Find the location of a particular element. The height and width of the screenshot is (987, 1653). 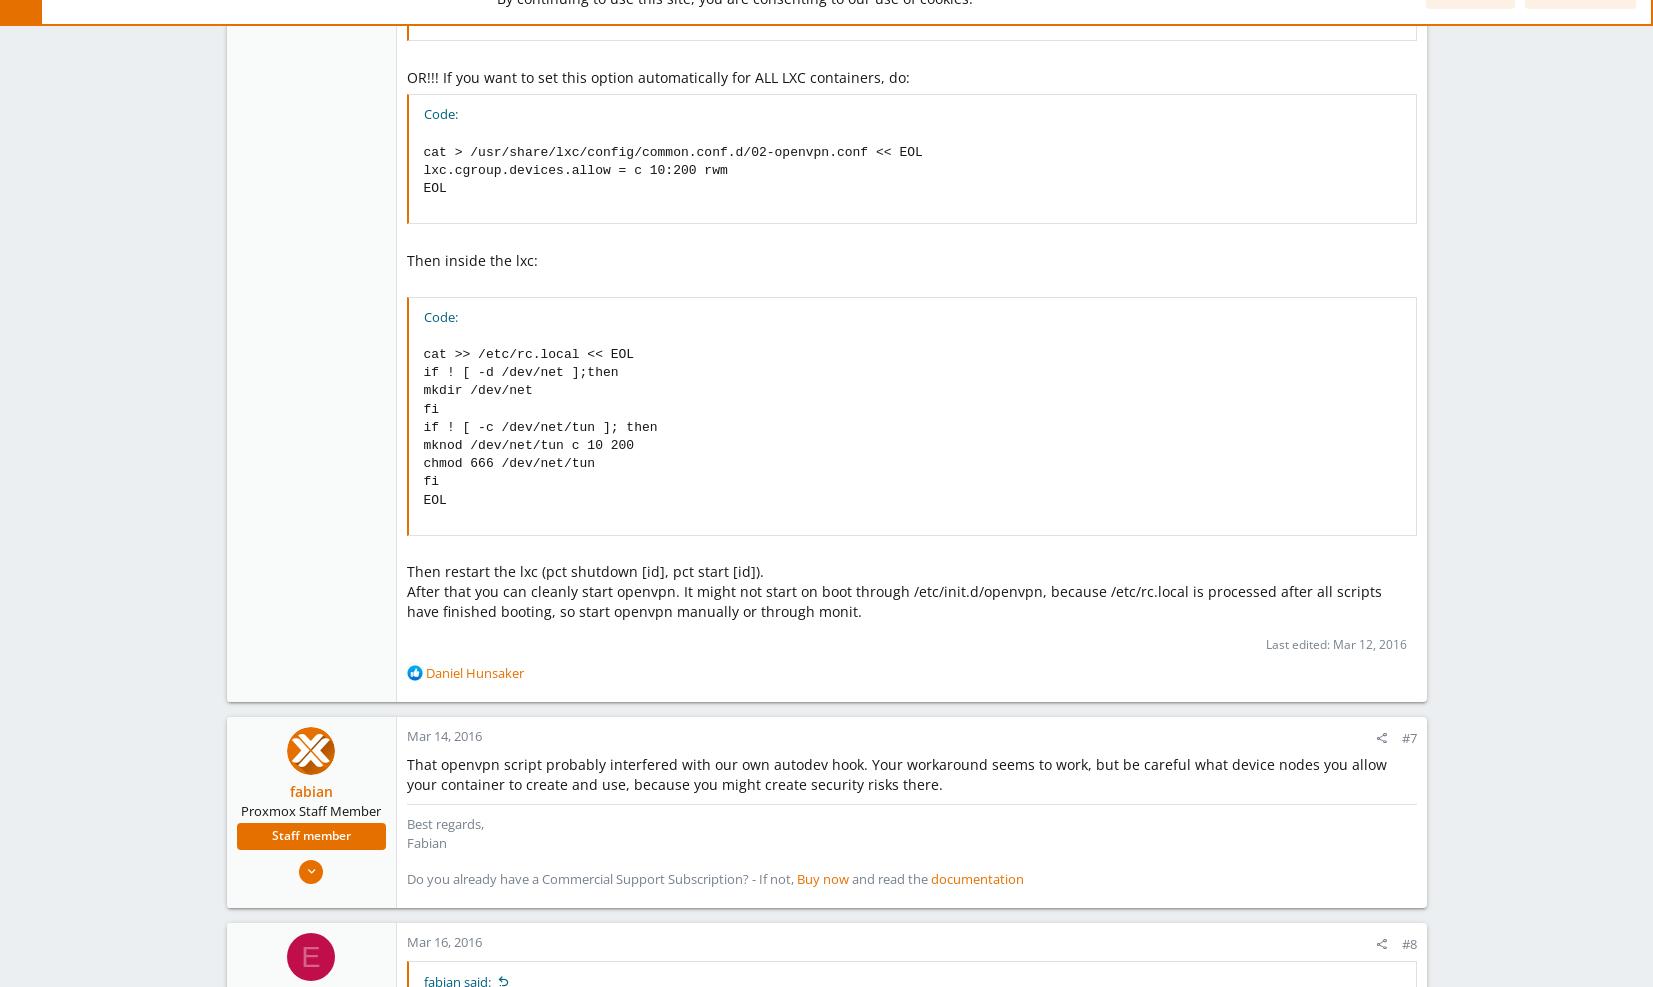

'#7' is located at coordinates (1408, 736).